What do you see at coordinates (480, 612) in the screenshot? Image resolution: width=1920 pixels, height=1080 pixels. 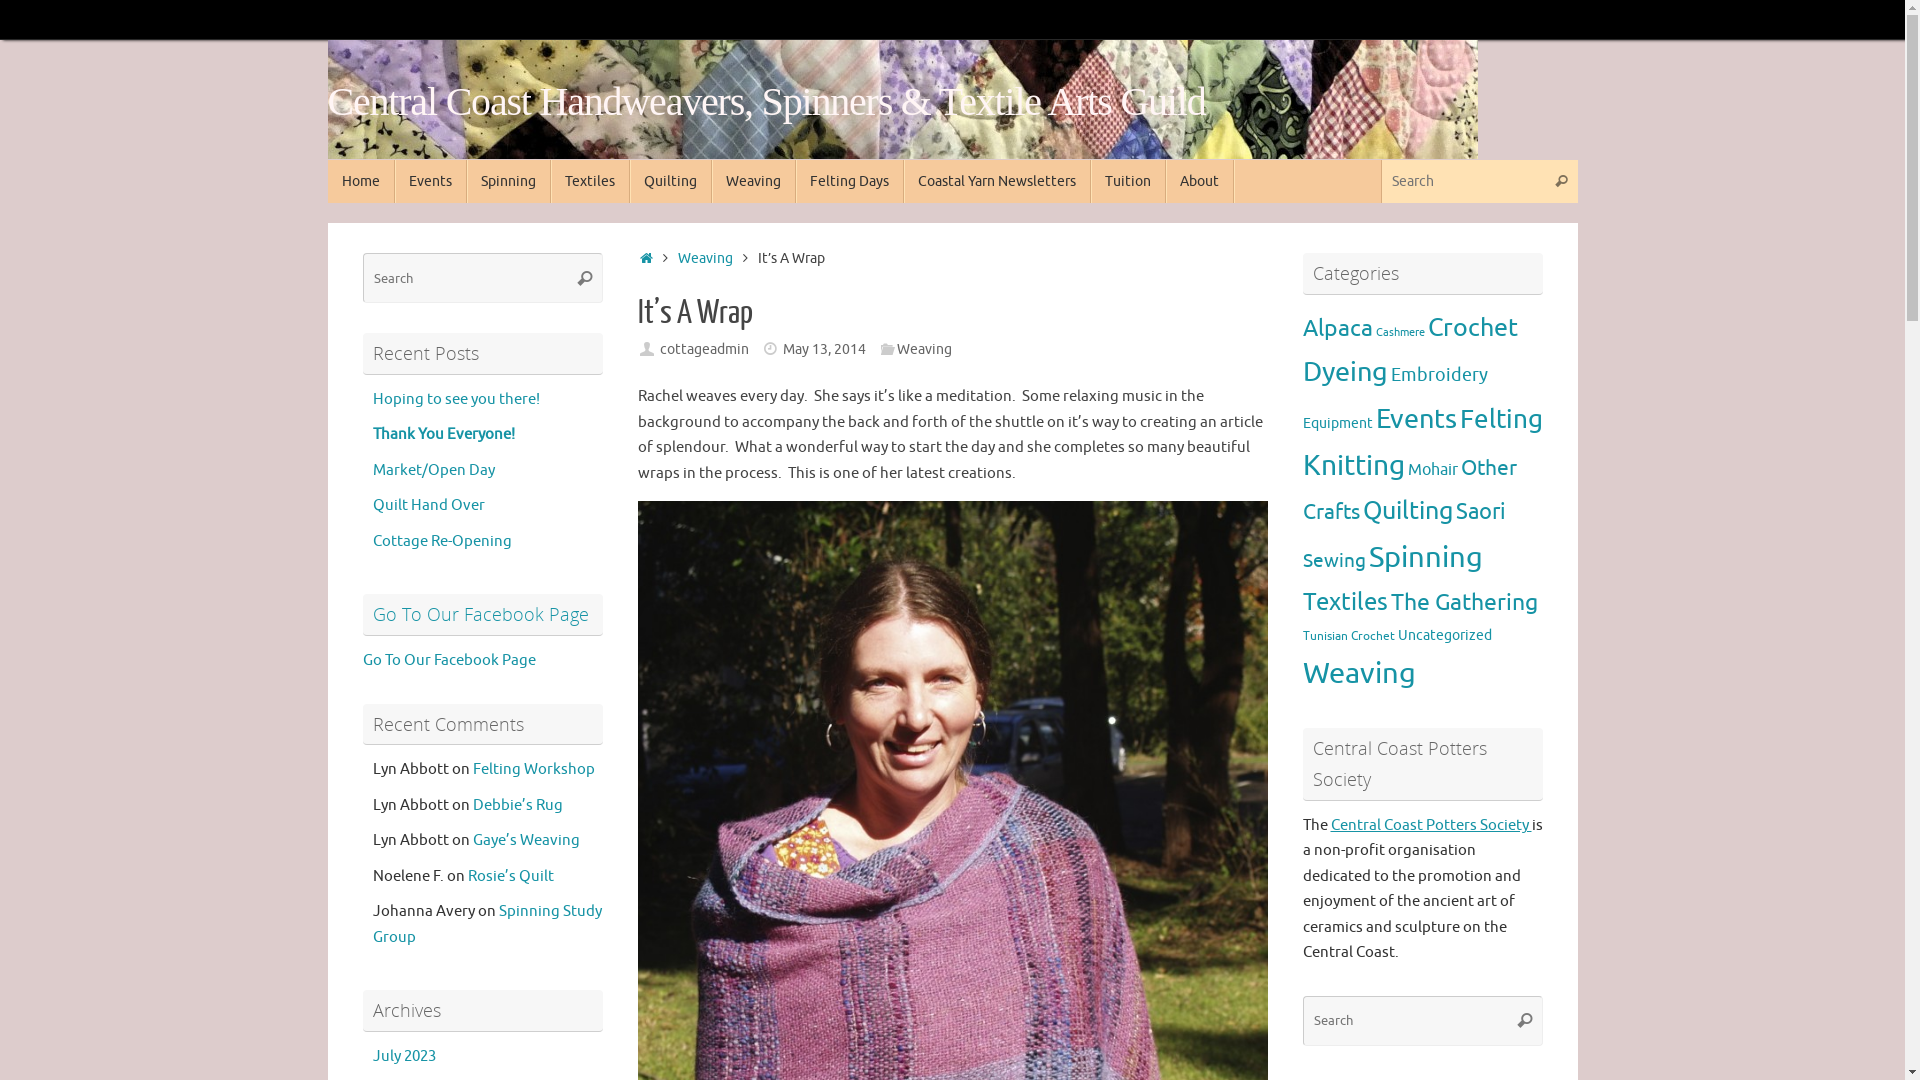 I see `'Go To Our Facebook Page'` at bounding box center [480, 612].